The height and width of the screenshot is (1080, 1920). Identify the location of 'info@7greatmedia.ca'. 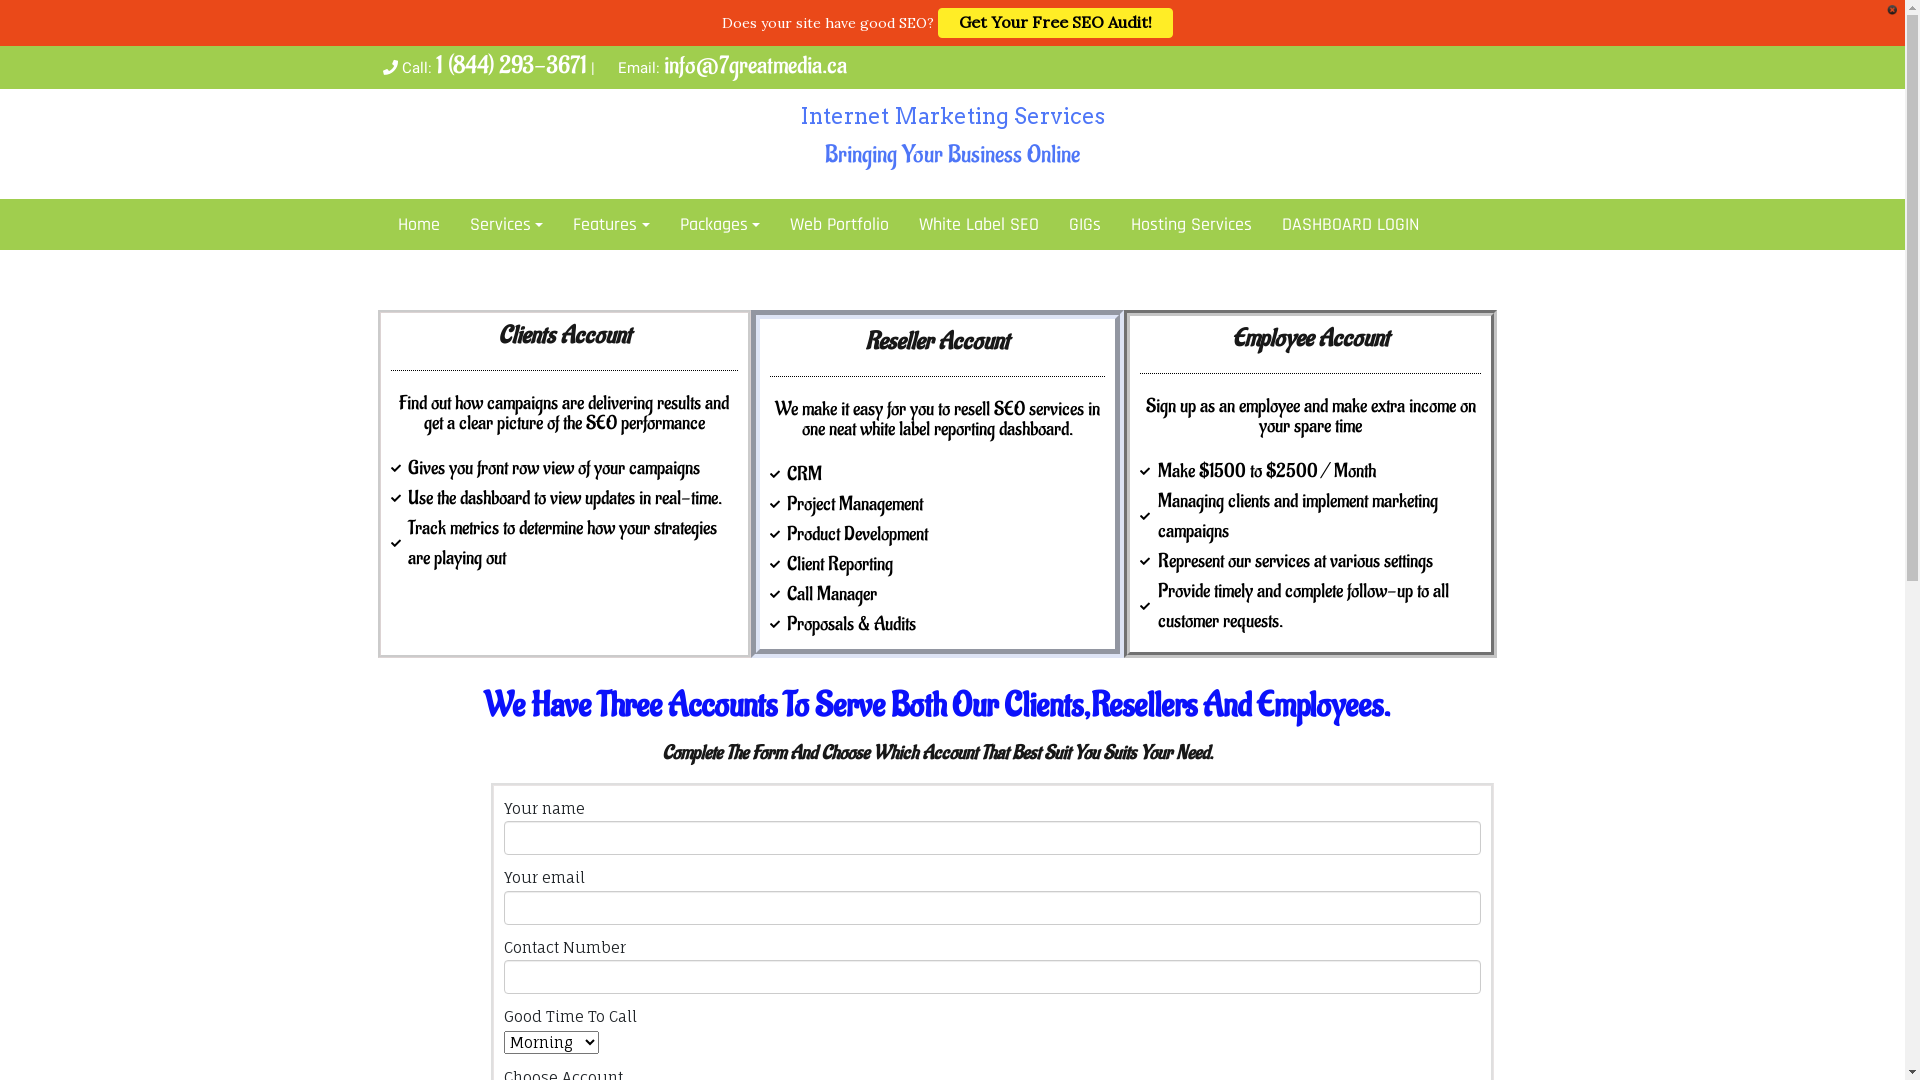
(754, 64).